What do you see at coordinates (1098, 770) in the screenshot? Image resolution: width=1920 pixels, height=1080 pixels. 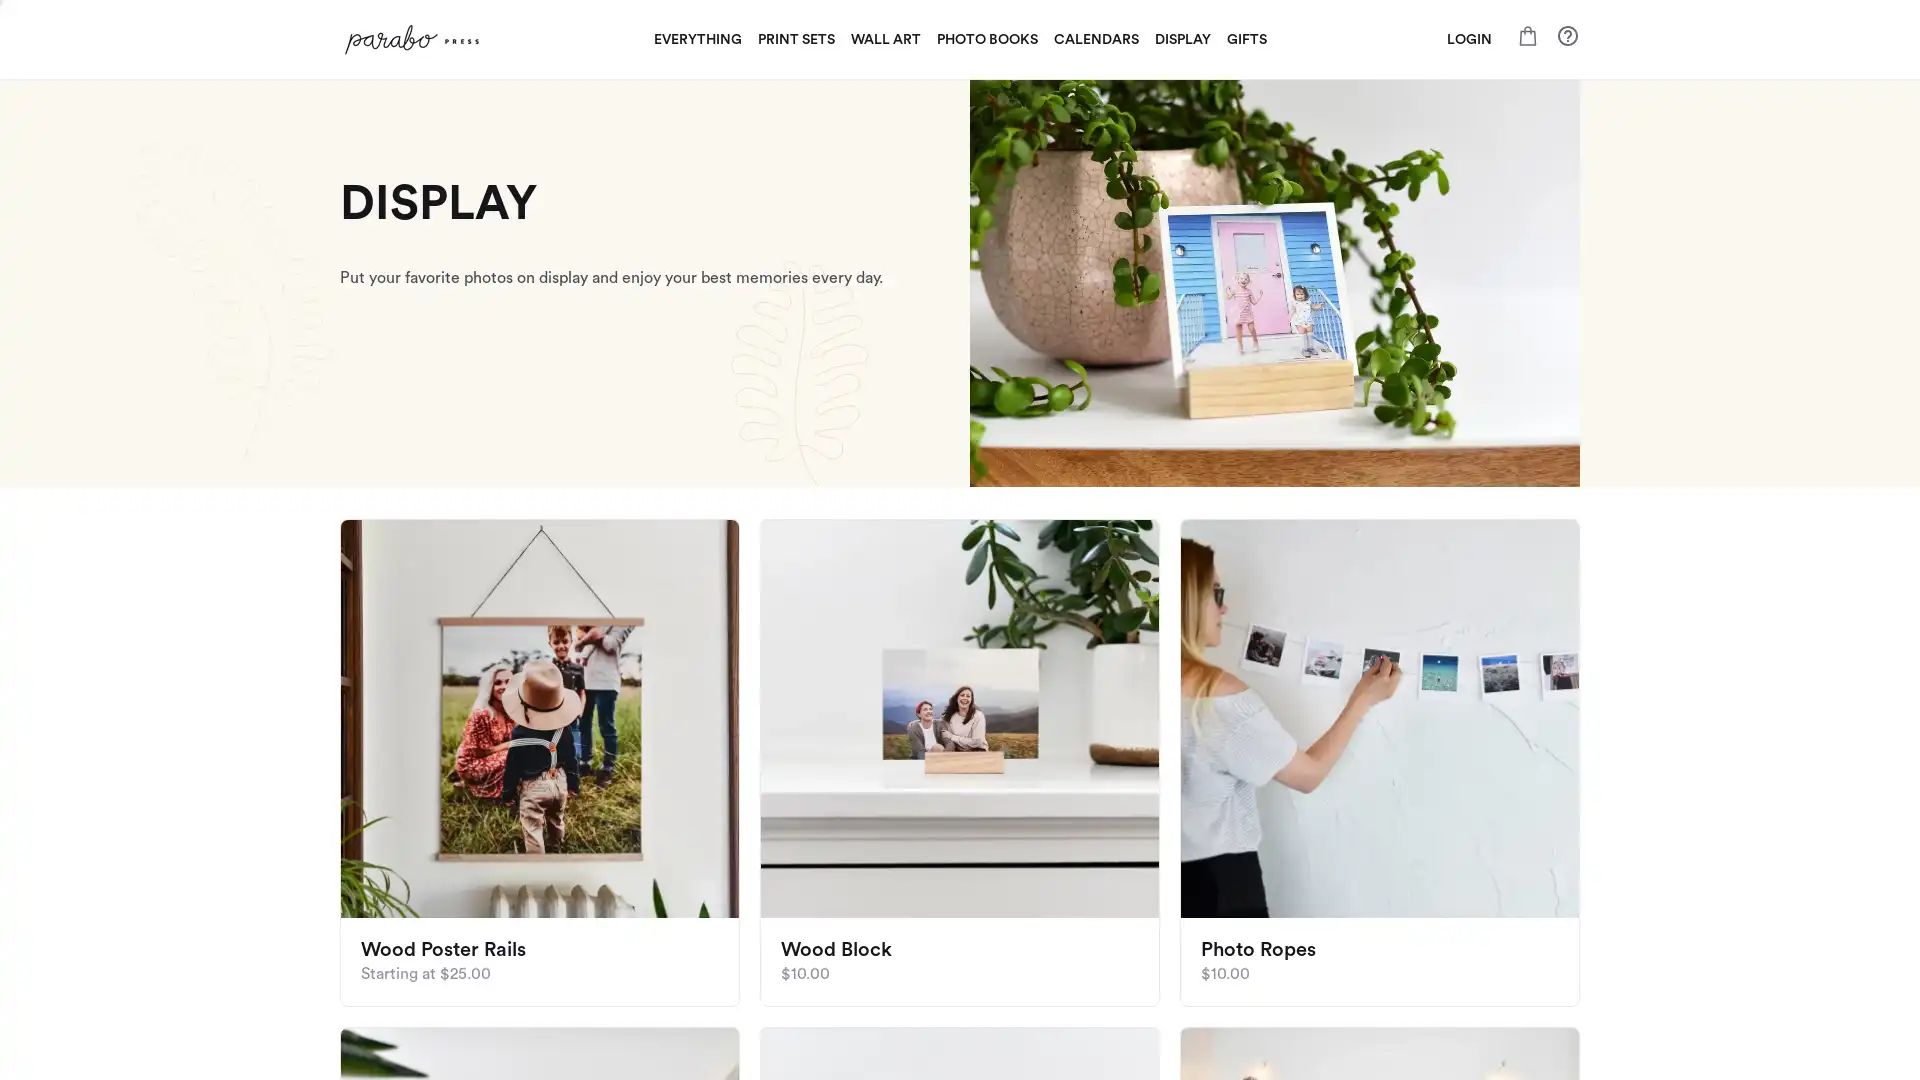 I see `subscribe` at bounding box center [1098, 770].